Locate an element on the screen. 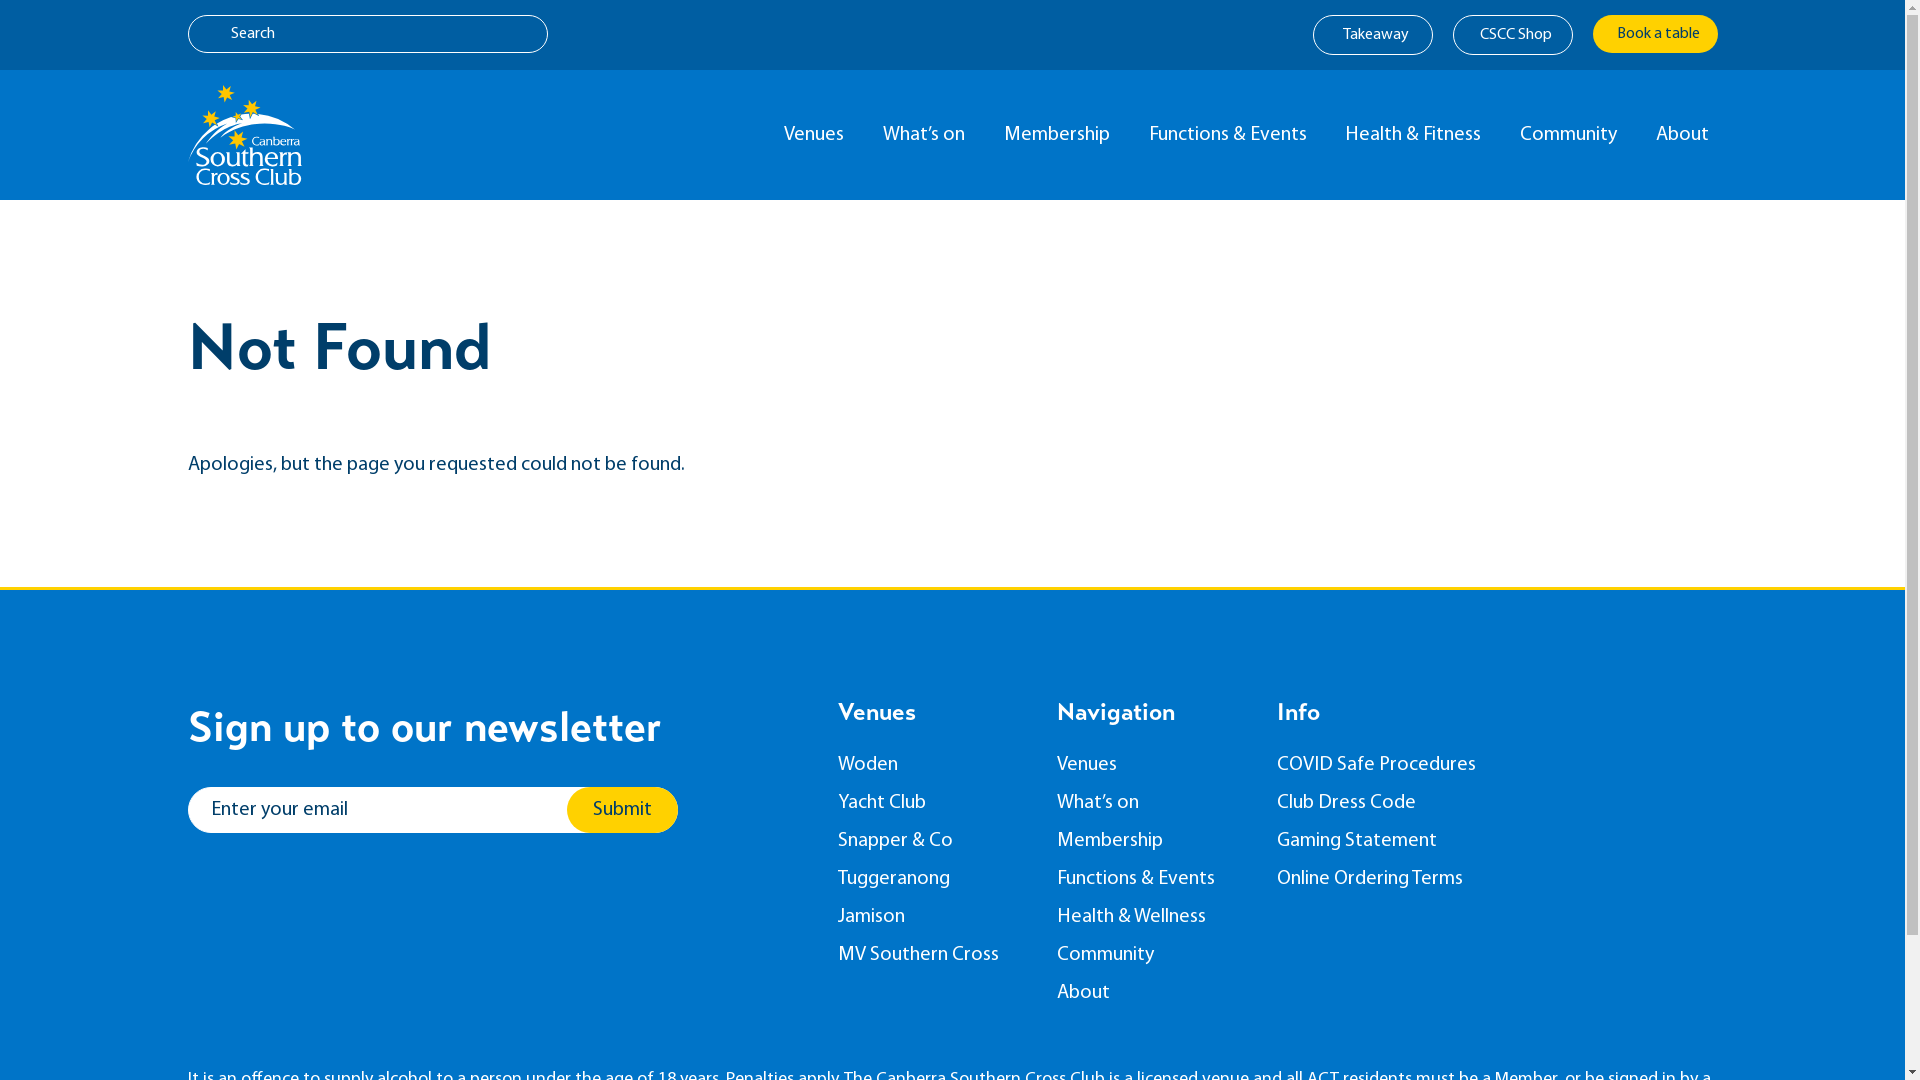  'Gaming Statement' is located at coordinates (1386, 840).